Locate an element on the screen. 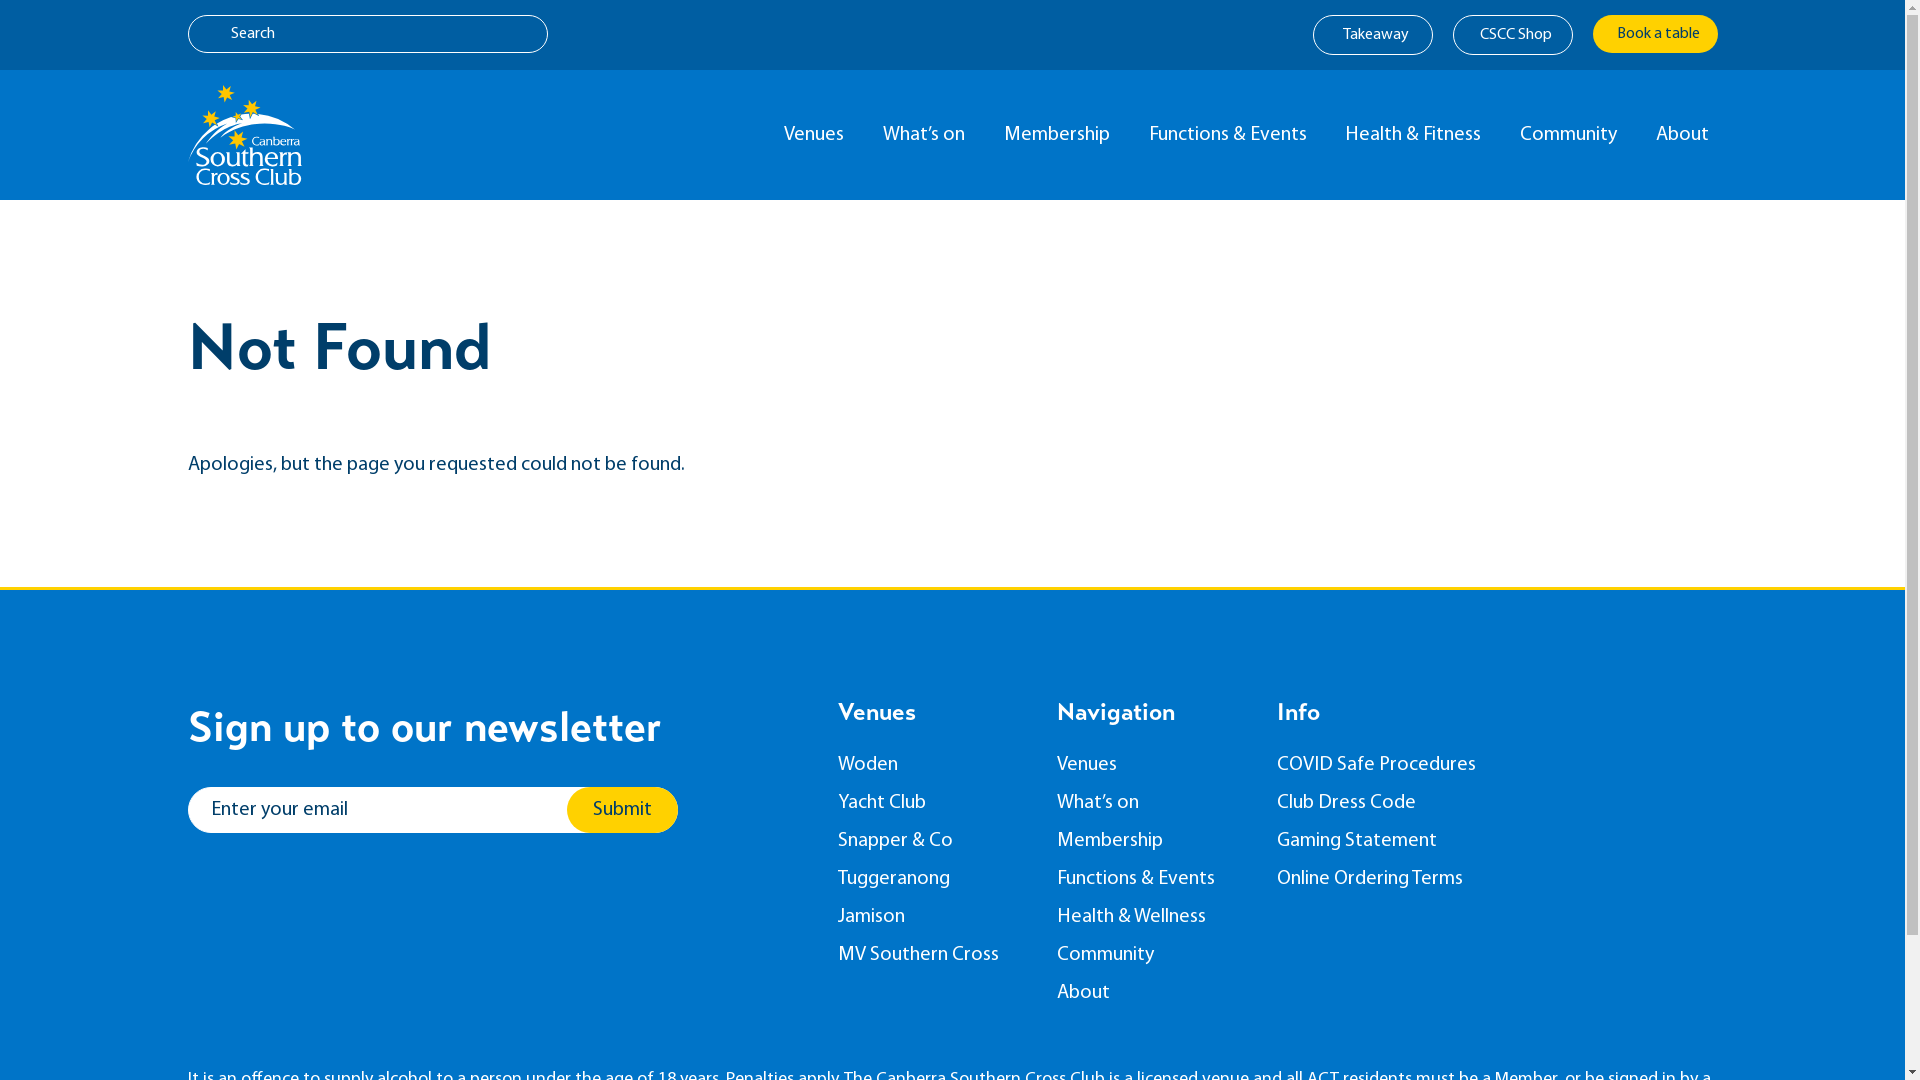  'Gaming Statement' is located at coordinates (1386, 840).